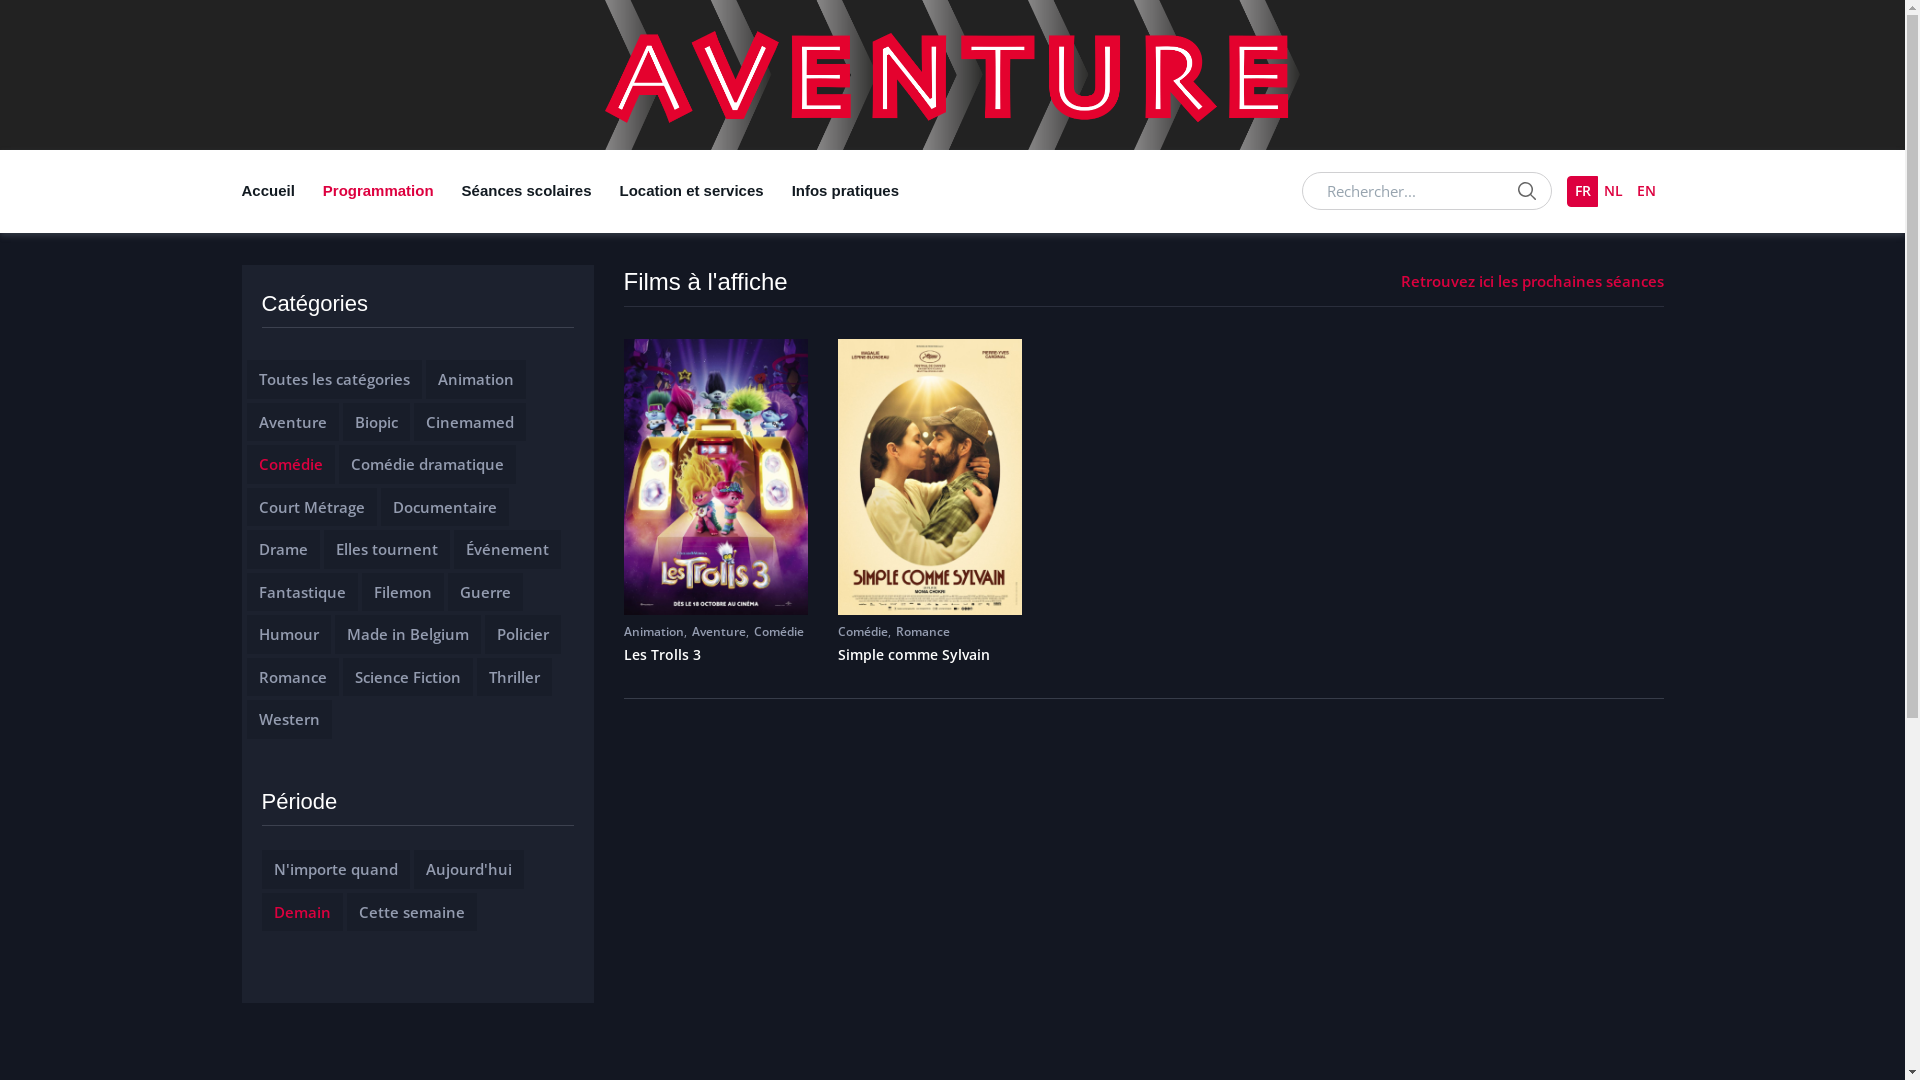  What do you see at coordinates (1630, 191) in the screenshot?
I see `'EN'` at bounding box center [1630, 191].